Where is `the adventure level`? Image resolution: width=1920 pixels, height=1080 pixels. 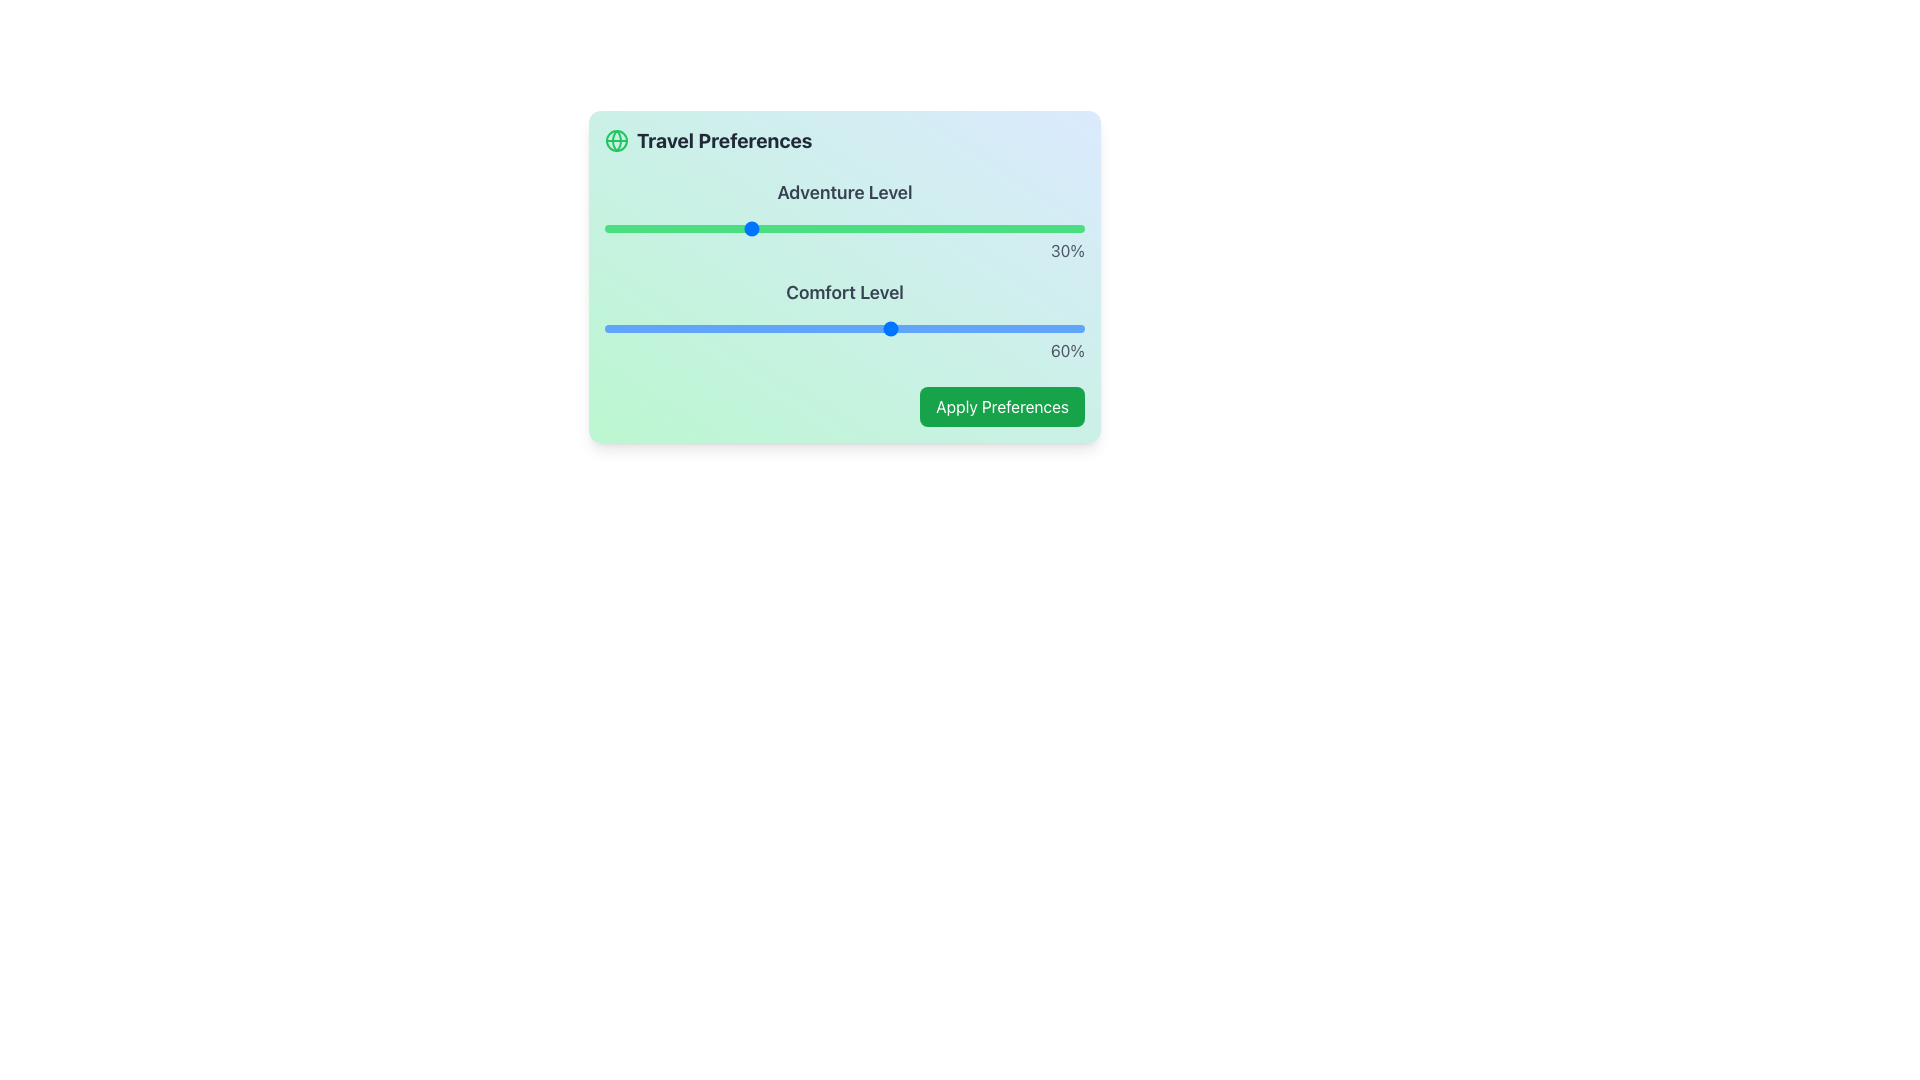
the adventure level is located at coordinates (767, 227).